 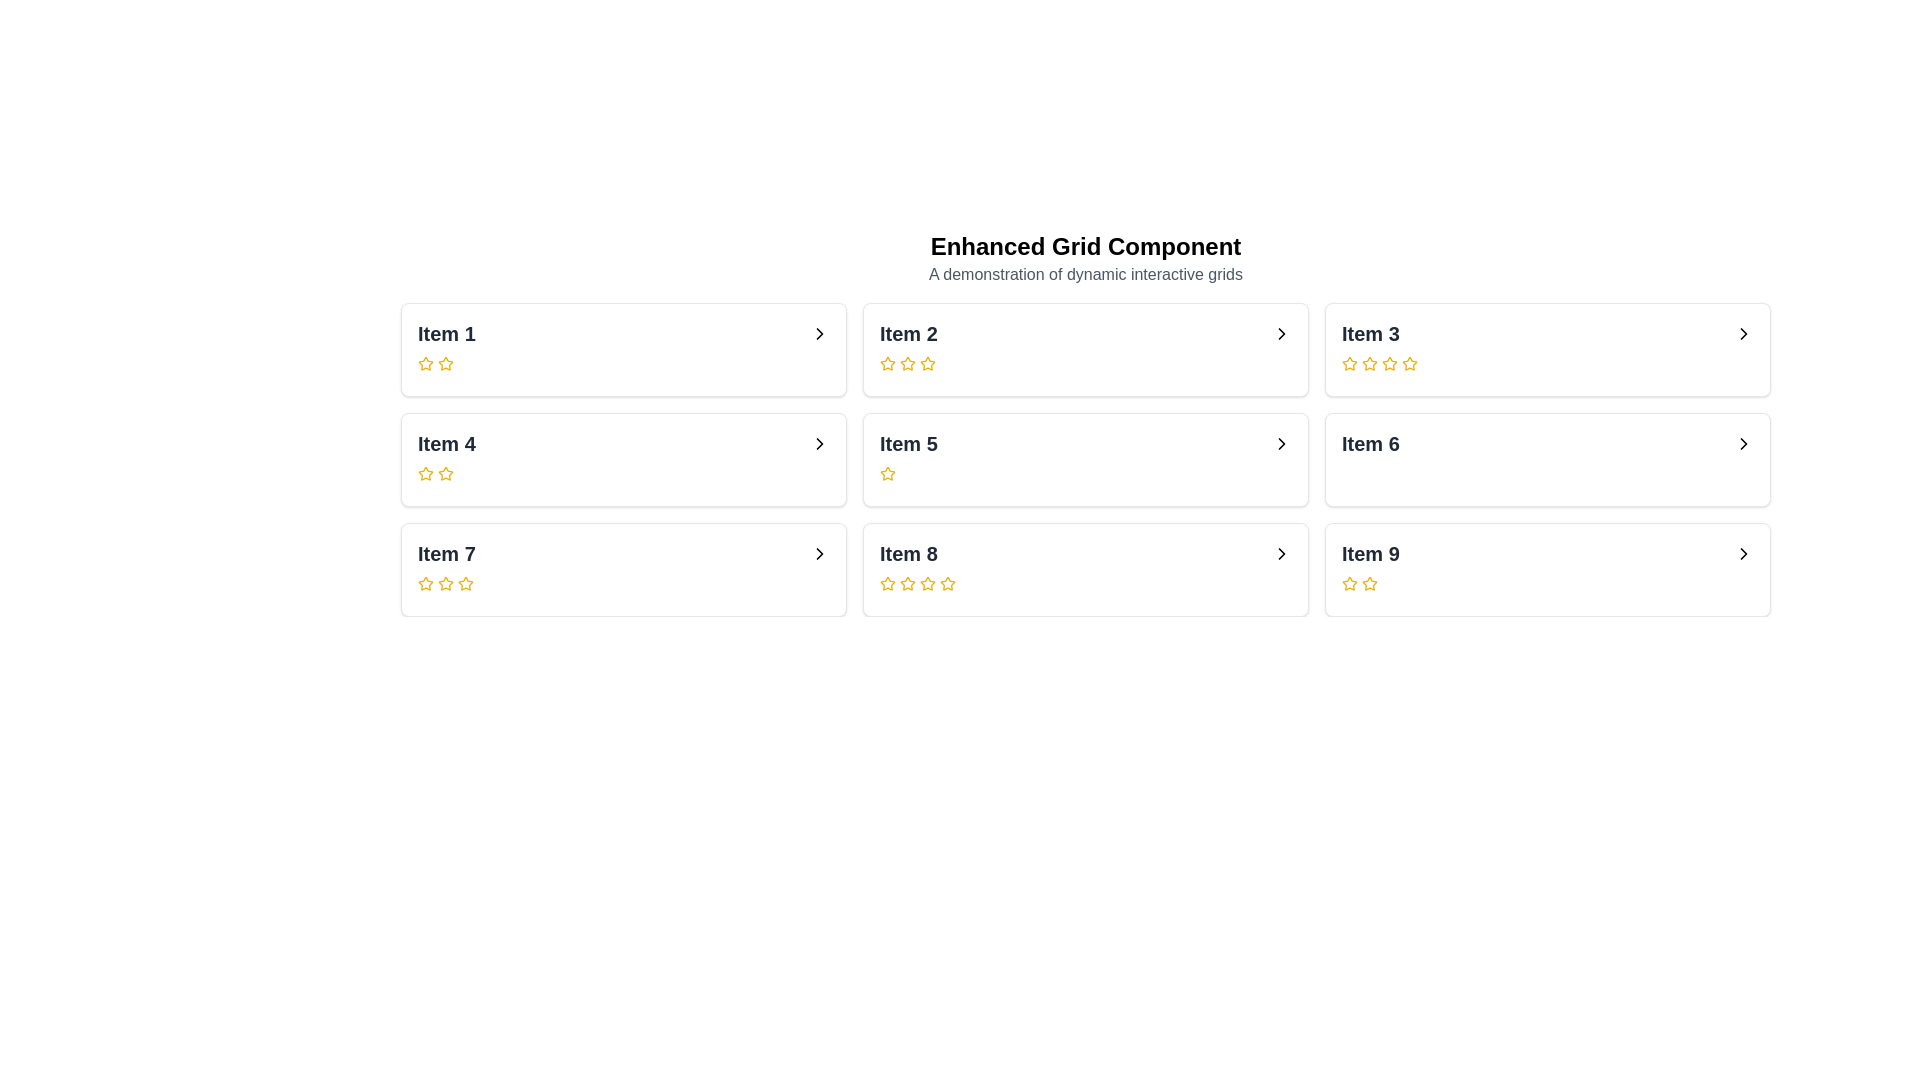 I want to click on the Button (icon-based) that expands or navigates into details for 'Item 9', located to the right of the 'Item 9' label and below the ratings text, so click(x=1742, y=554).